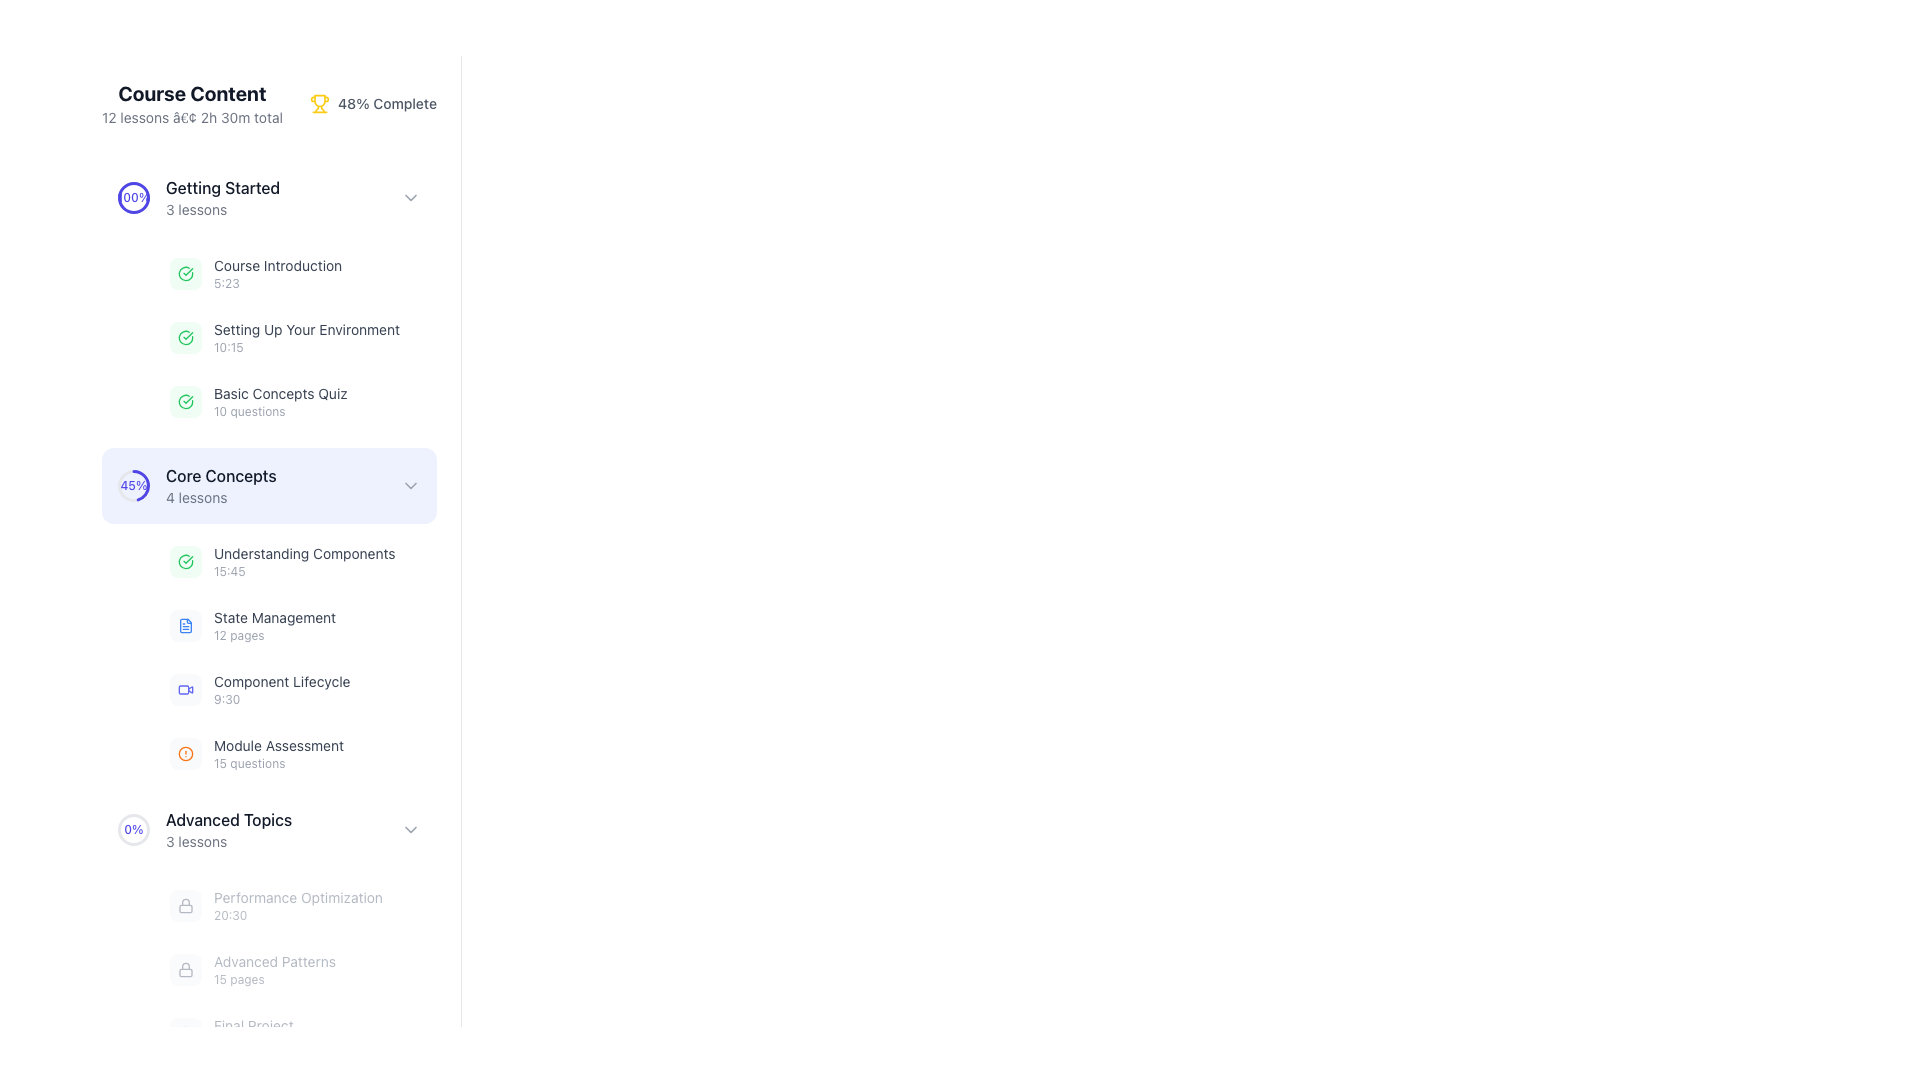  What do you see at coordinates (221, 475) in the screenshot?
I see `the static text label for the 'Core Concepts' section, which is positioned near the top-left corner of the interface` at bounding box center [221, 475].